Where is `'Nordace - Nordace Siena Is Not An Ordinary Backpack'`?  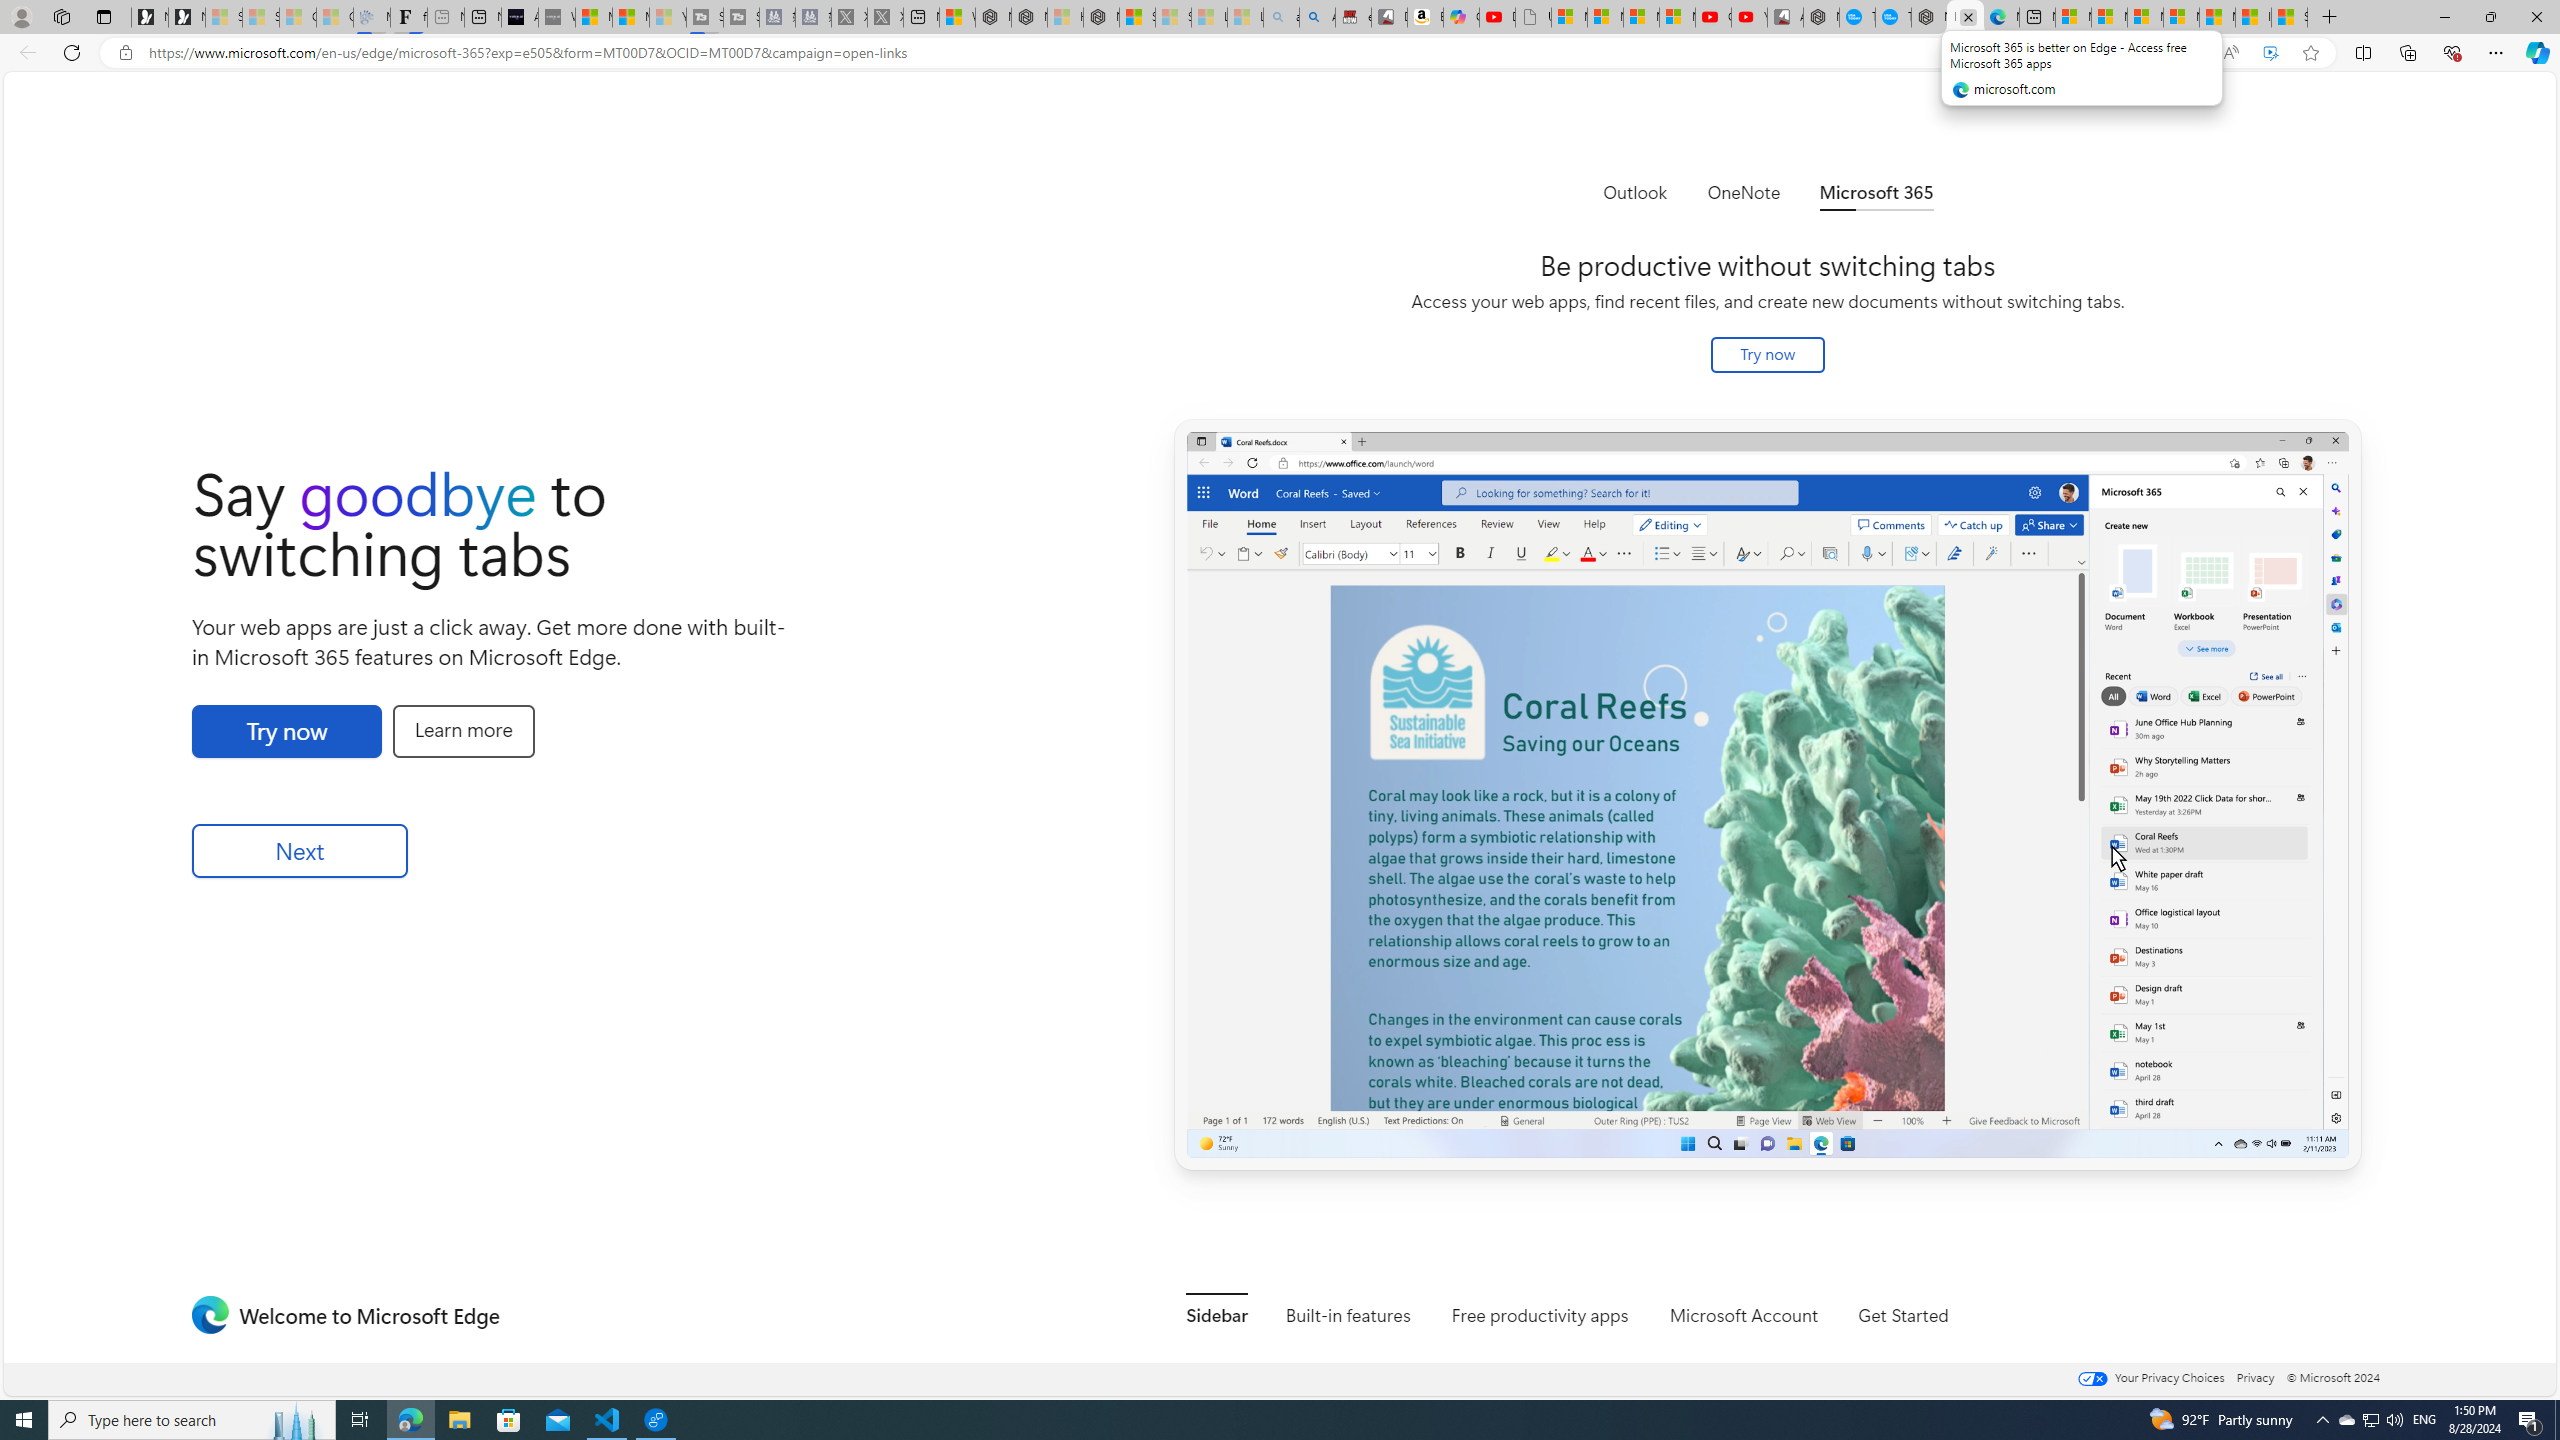 'Nordace - Nordace Siena Is Not An Ordinary Backpack' is located at coordinates (1101, 16).